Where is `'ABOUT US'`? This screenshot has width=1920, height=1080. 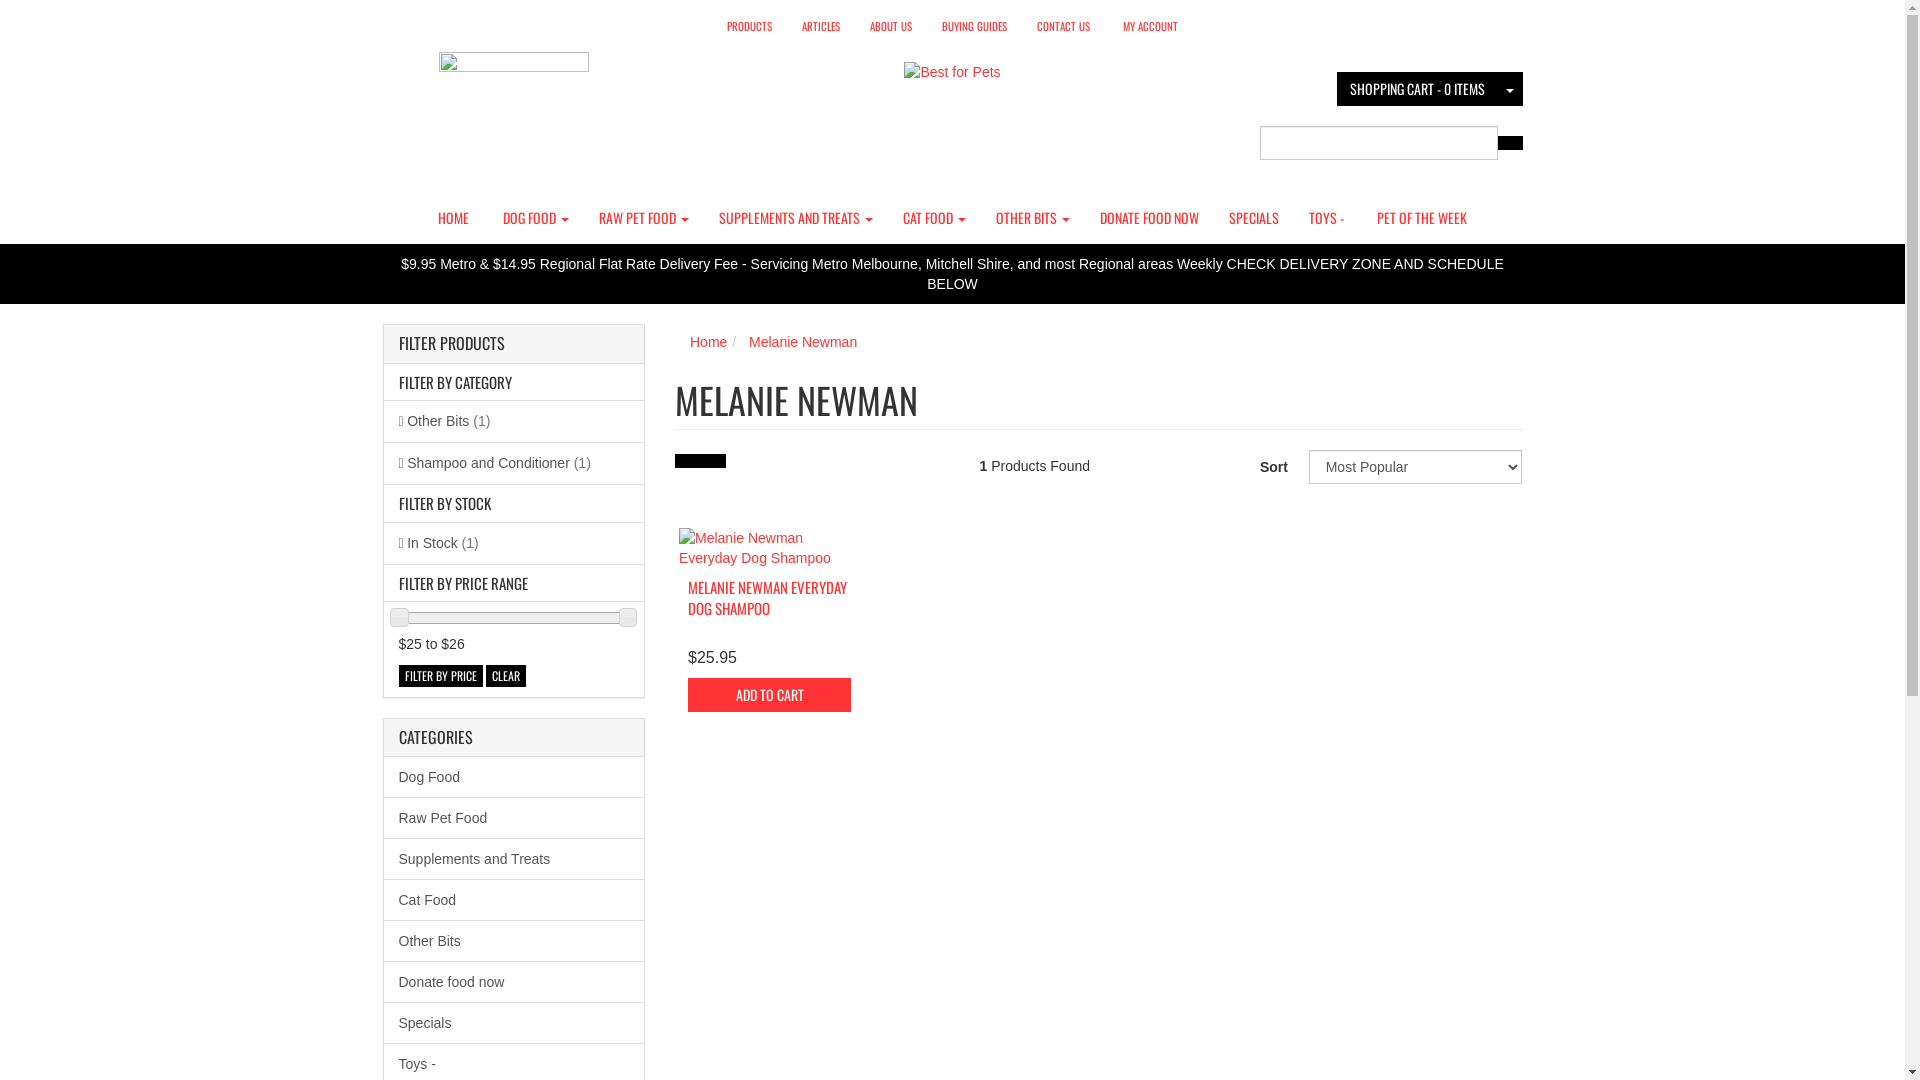 'ABOUT US' is located at coordinates (890, 26).